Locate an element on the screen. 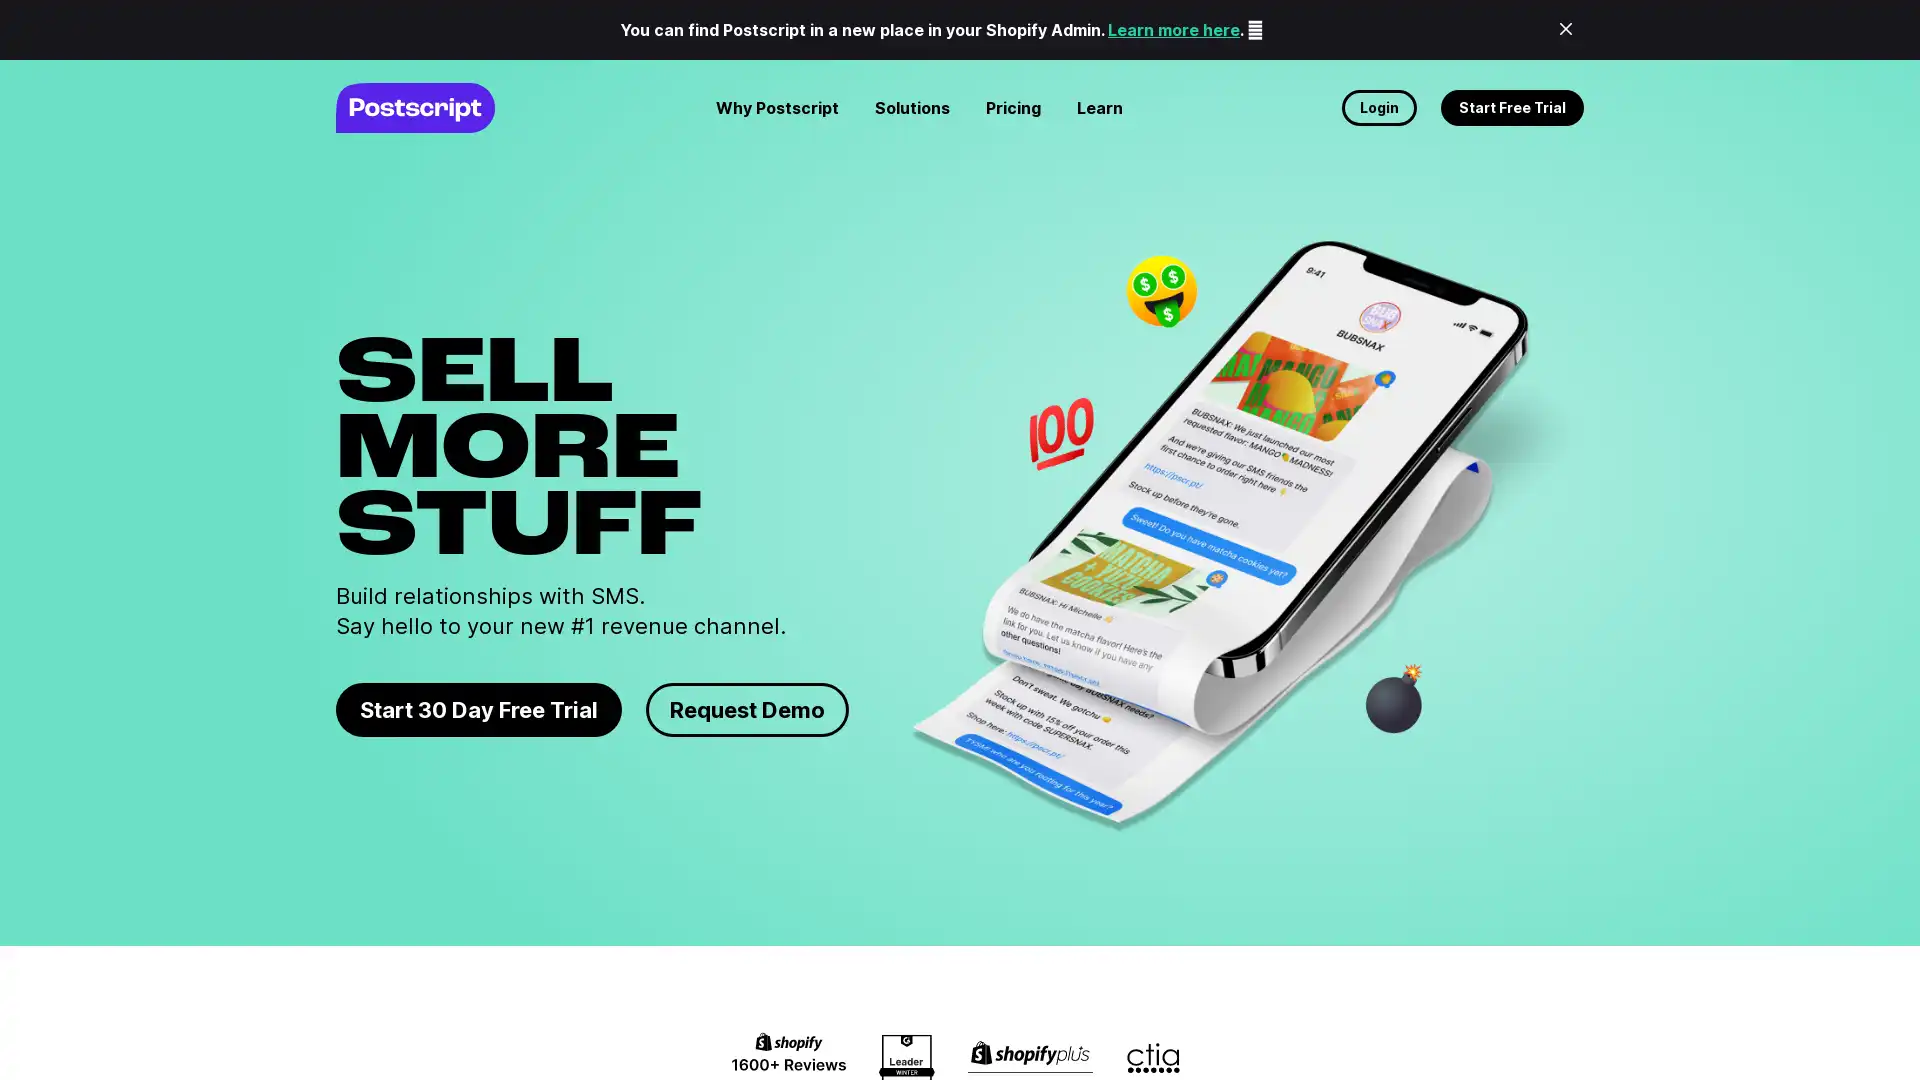 Image resolution: width=1920 pixels, height=1080 pixels. Close is located at coordinates (1875, 515).